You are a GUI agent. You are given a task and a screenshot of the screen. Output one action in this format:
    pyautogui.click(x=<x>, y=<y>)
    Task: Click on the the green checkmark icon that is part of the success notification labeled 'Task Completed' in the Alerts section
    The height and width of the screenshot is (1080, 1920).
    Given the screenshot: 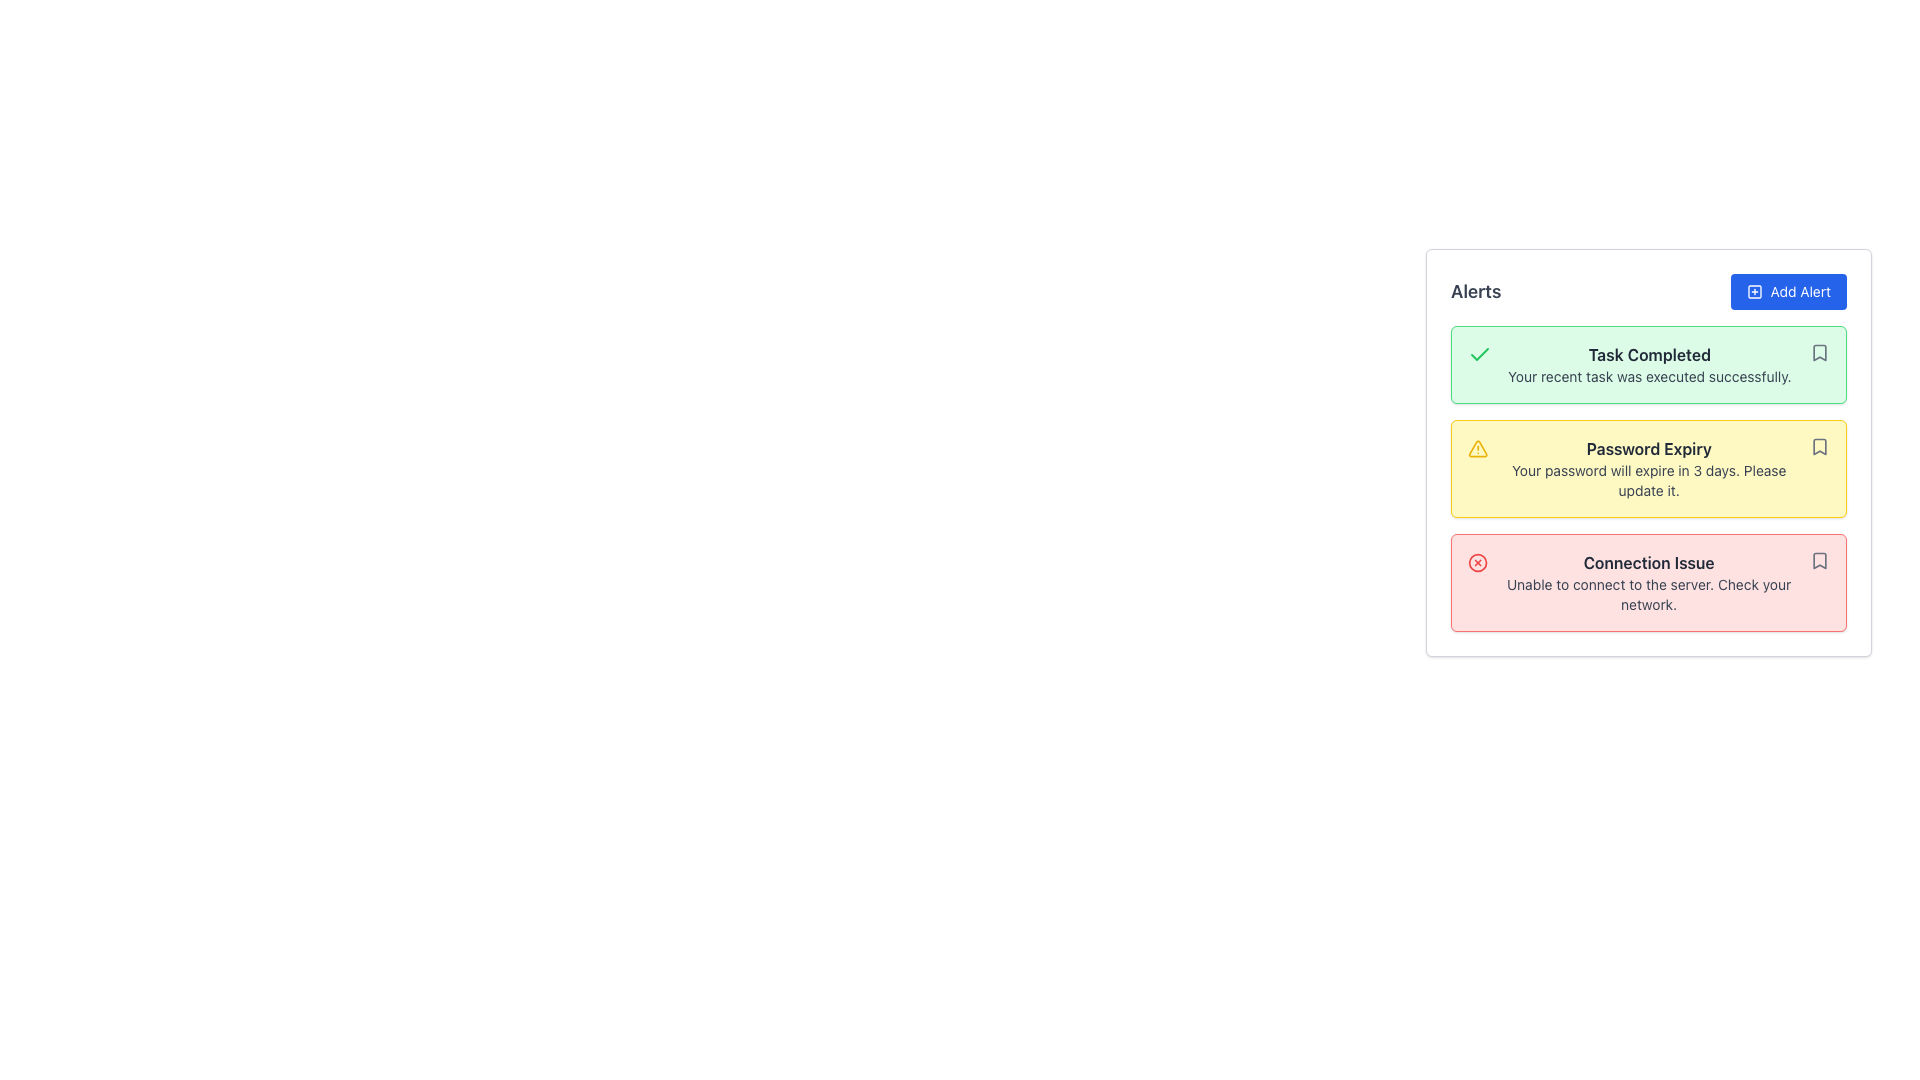 What is the action you would take?
    pyautogui.click(x=1479, y=353)
    